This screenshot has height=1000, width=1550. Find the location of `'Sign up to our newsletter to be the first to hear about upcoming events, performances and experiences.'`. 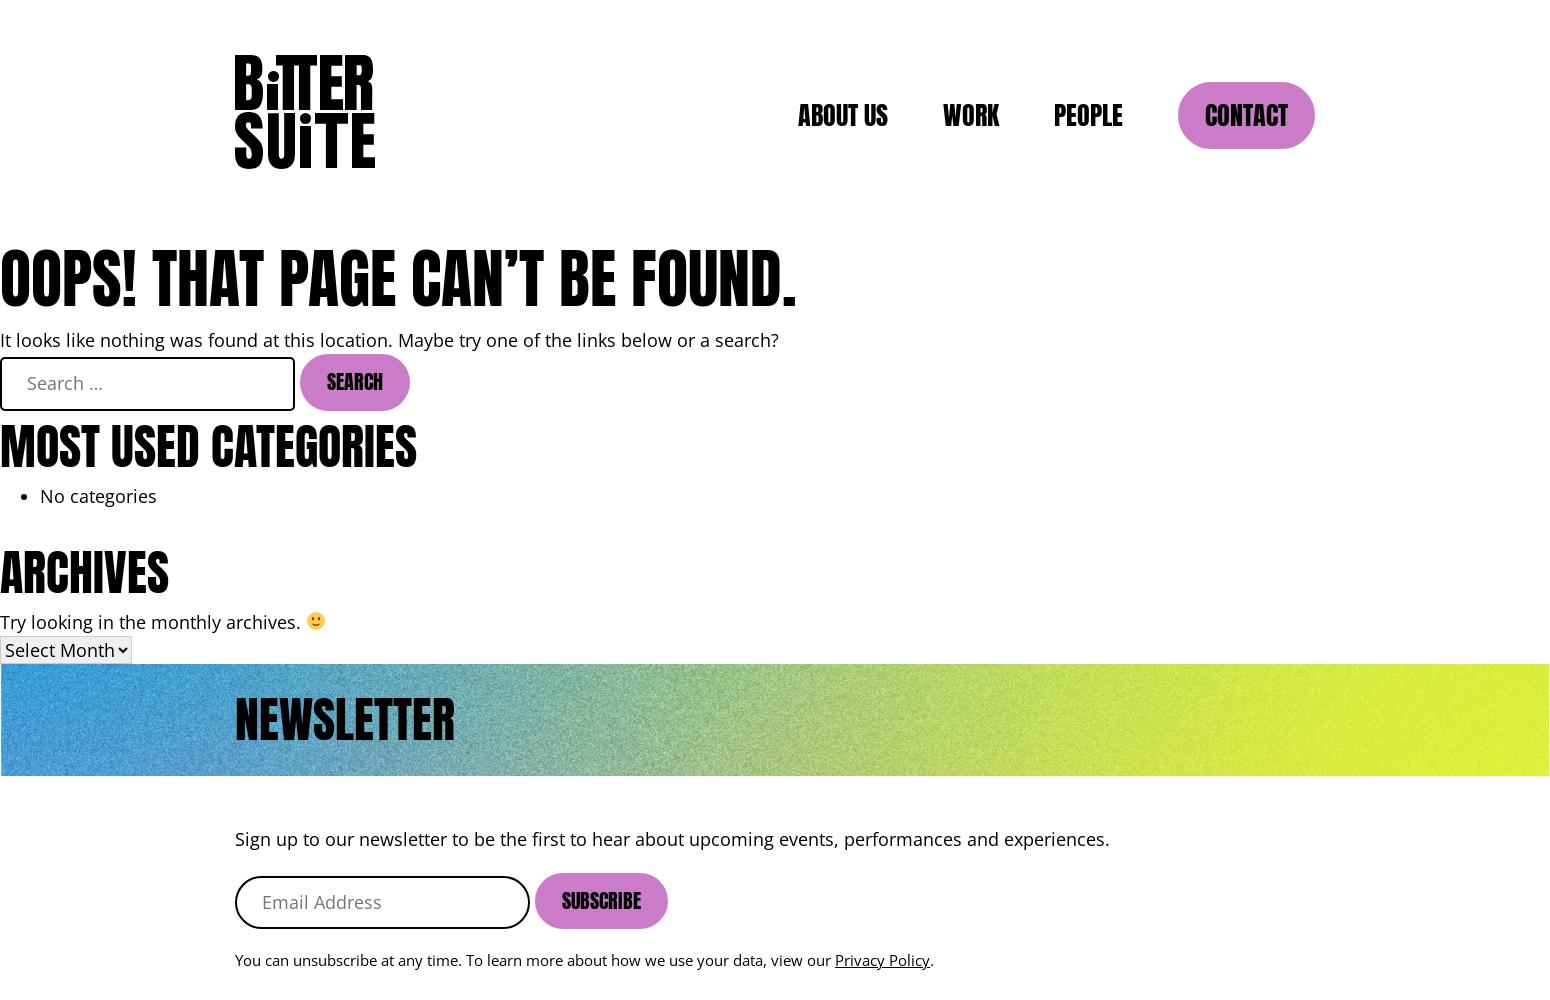

'Sign up to our newsletter to be the first to hear about upcoming events, performances and experiences.' is located at coordinates (671, 837).